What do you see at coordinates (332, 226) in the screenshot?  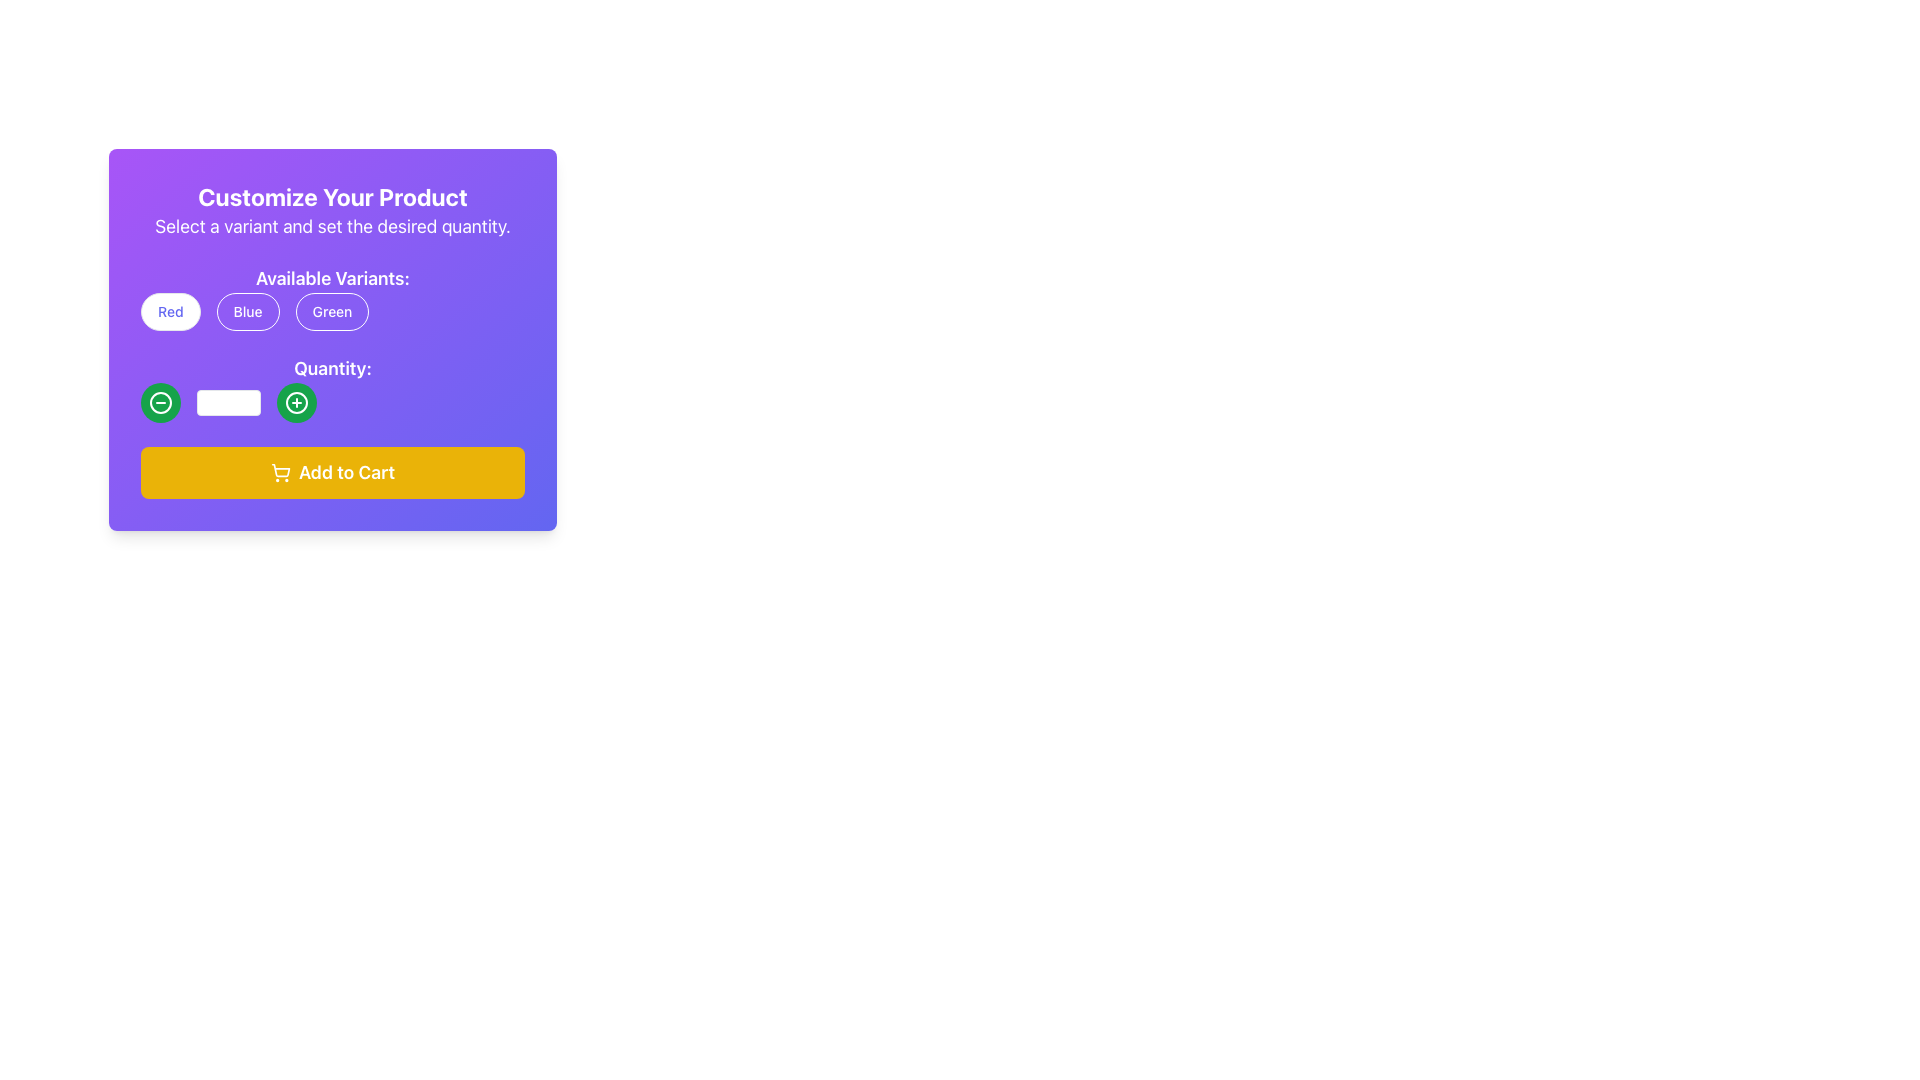 I see `the text label that reads 'Select a variant and set the desired quantity.' which is styled with a larger font size and located below the headline 'Customize Your Product.'` at bounding box center [332, 226].